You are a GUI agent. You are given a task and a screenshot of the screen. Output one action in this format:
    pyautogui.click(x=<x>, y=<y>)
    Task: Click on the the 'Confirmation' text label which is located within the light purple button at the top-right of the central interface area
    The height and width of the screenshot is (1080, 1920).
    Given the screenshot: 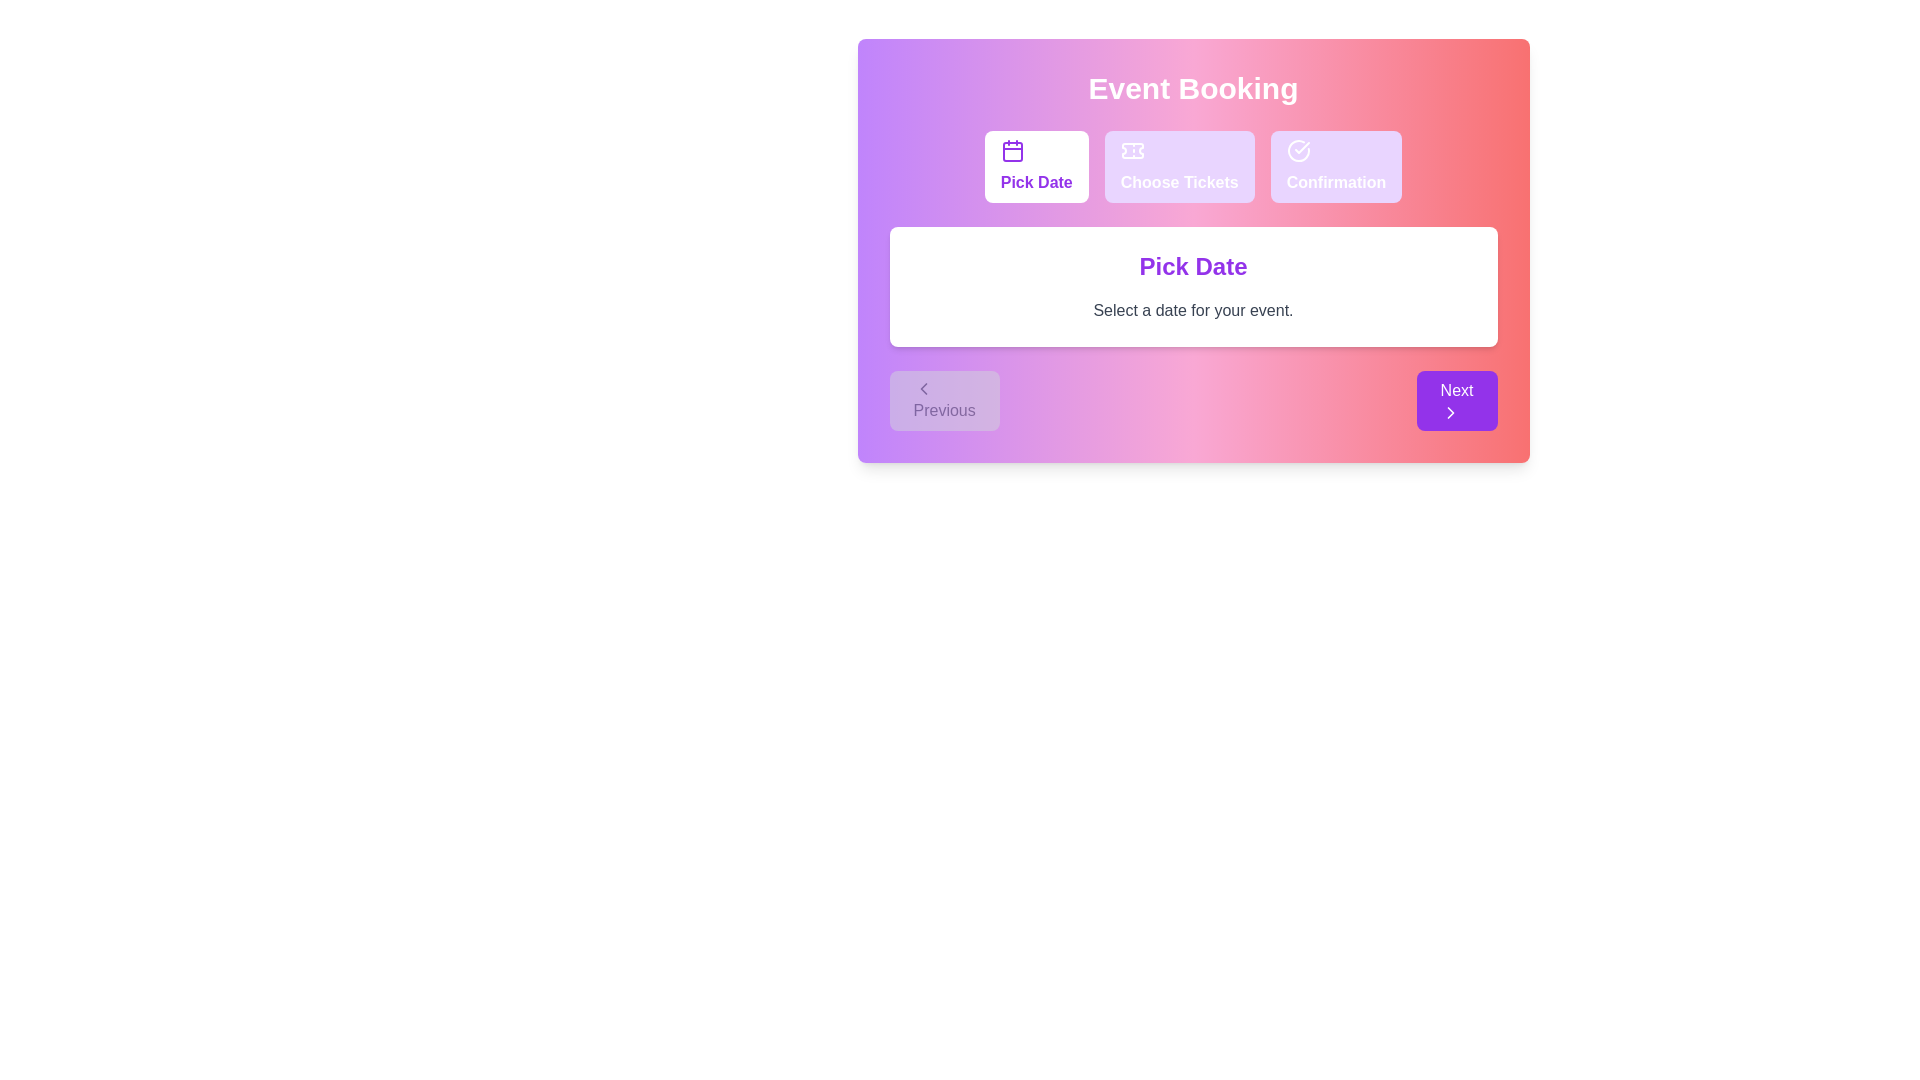 What is the action you would take?
    pyautogui.click(x=1336, y=182)
    